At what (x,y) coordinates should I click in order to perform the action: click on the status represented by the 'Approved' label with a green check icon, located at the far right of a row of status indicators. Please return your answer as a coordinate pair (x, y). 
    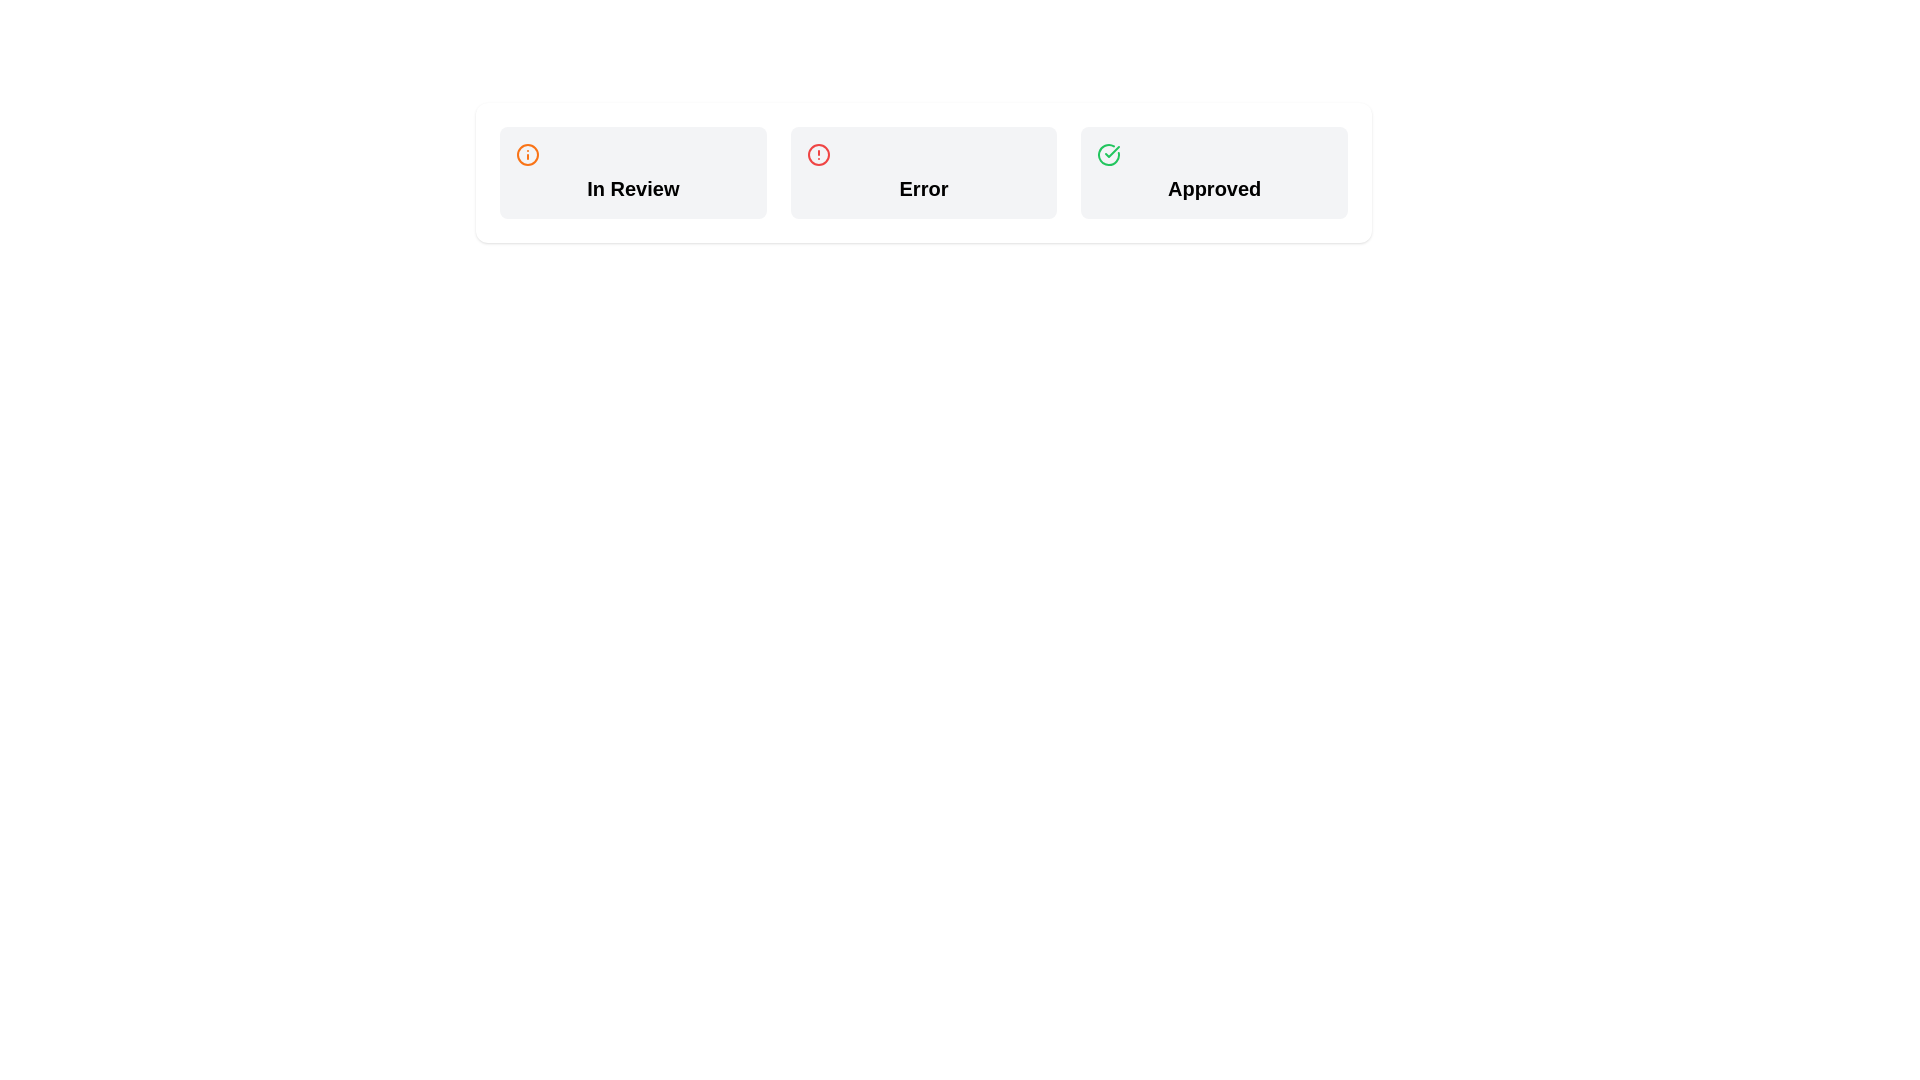
    Looking at the image, I should click on (1213, 172).